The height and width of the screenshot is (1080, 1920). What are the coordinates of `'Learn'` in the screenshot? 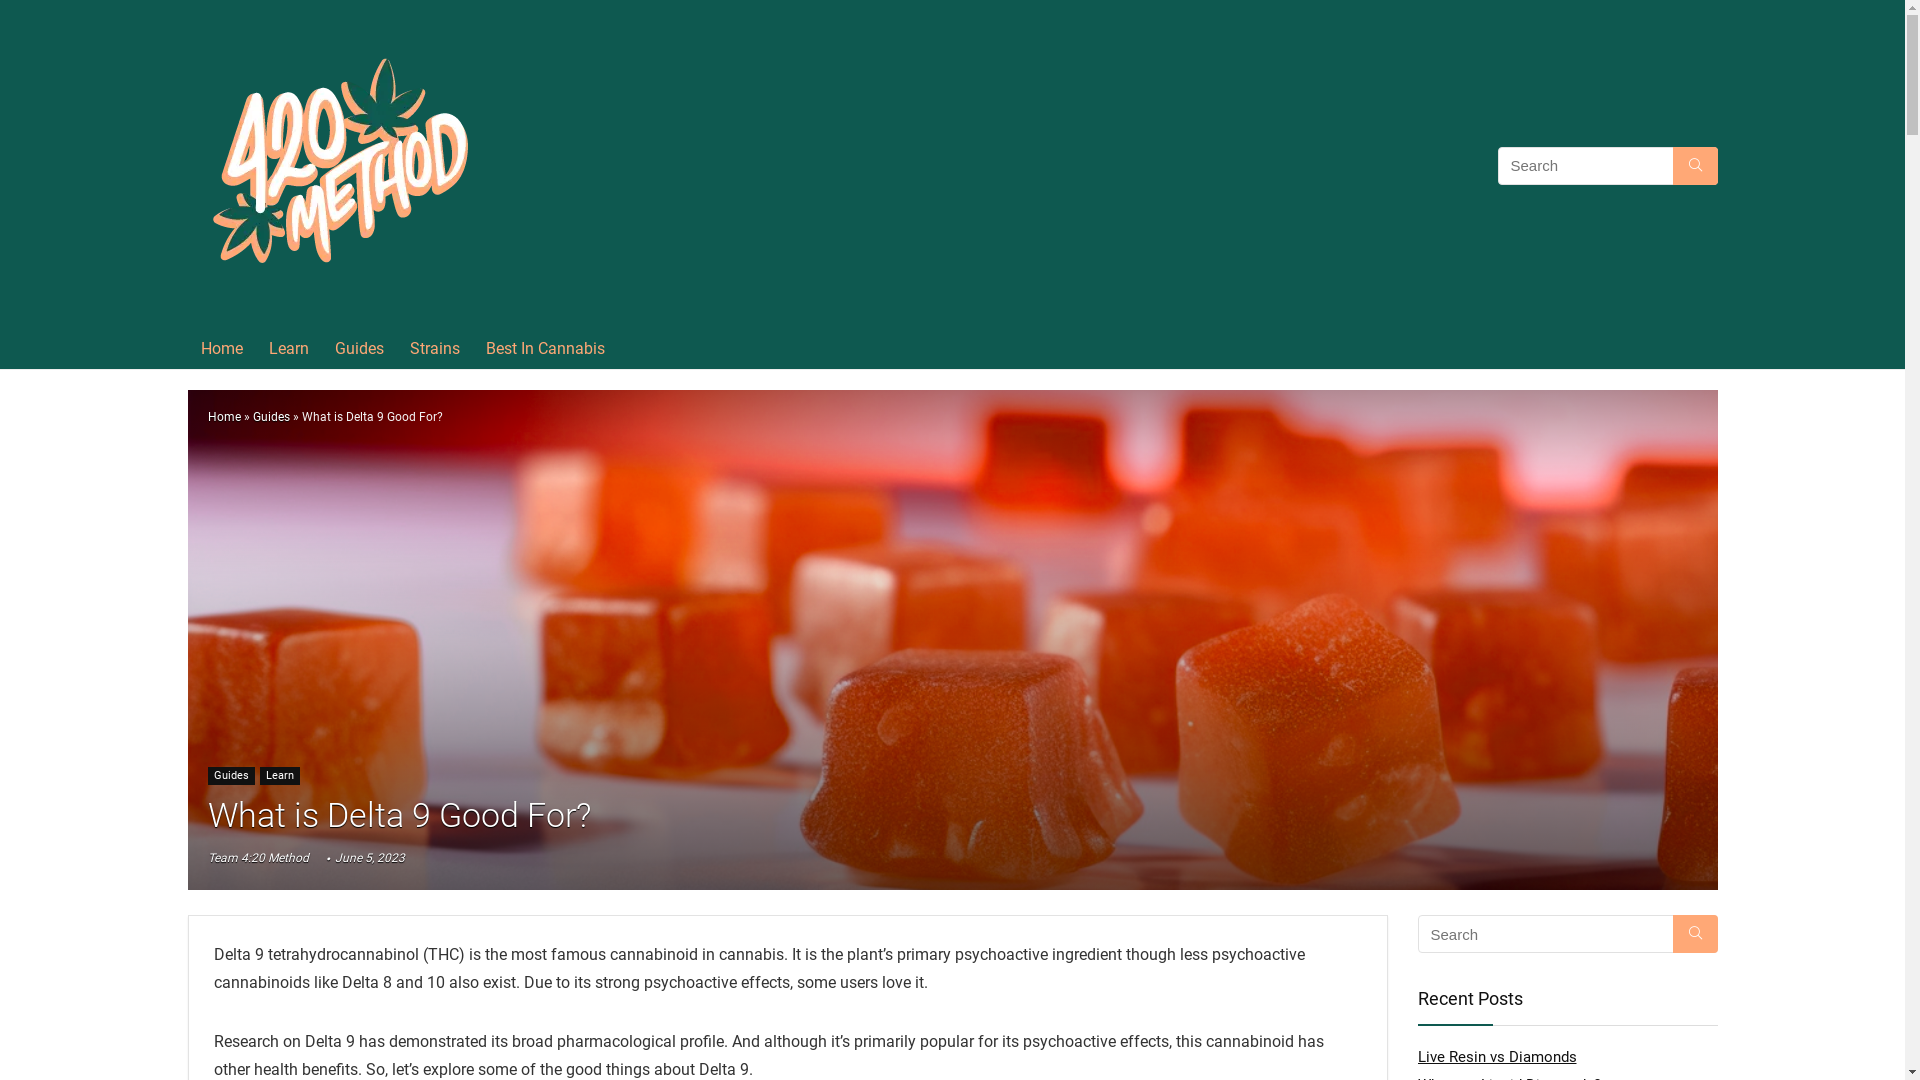 It's located at (278, 774).